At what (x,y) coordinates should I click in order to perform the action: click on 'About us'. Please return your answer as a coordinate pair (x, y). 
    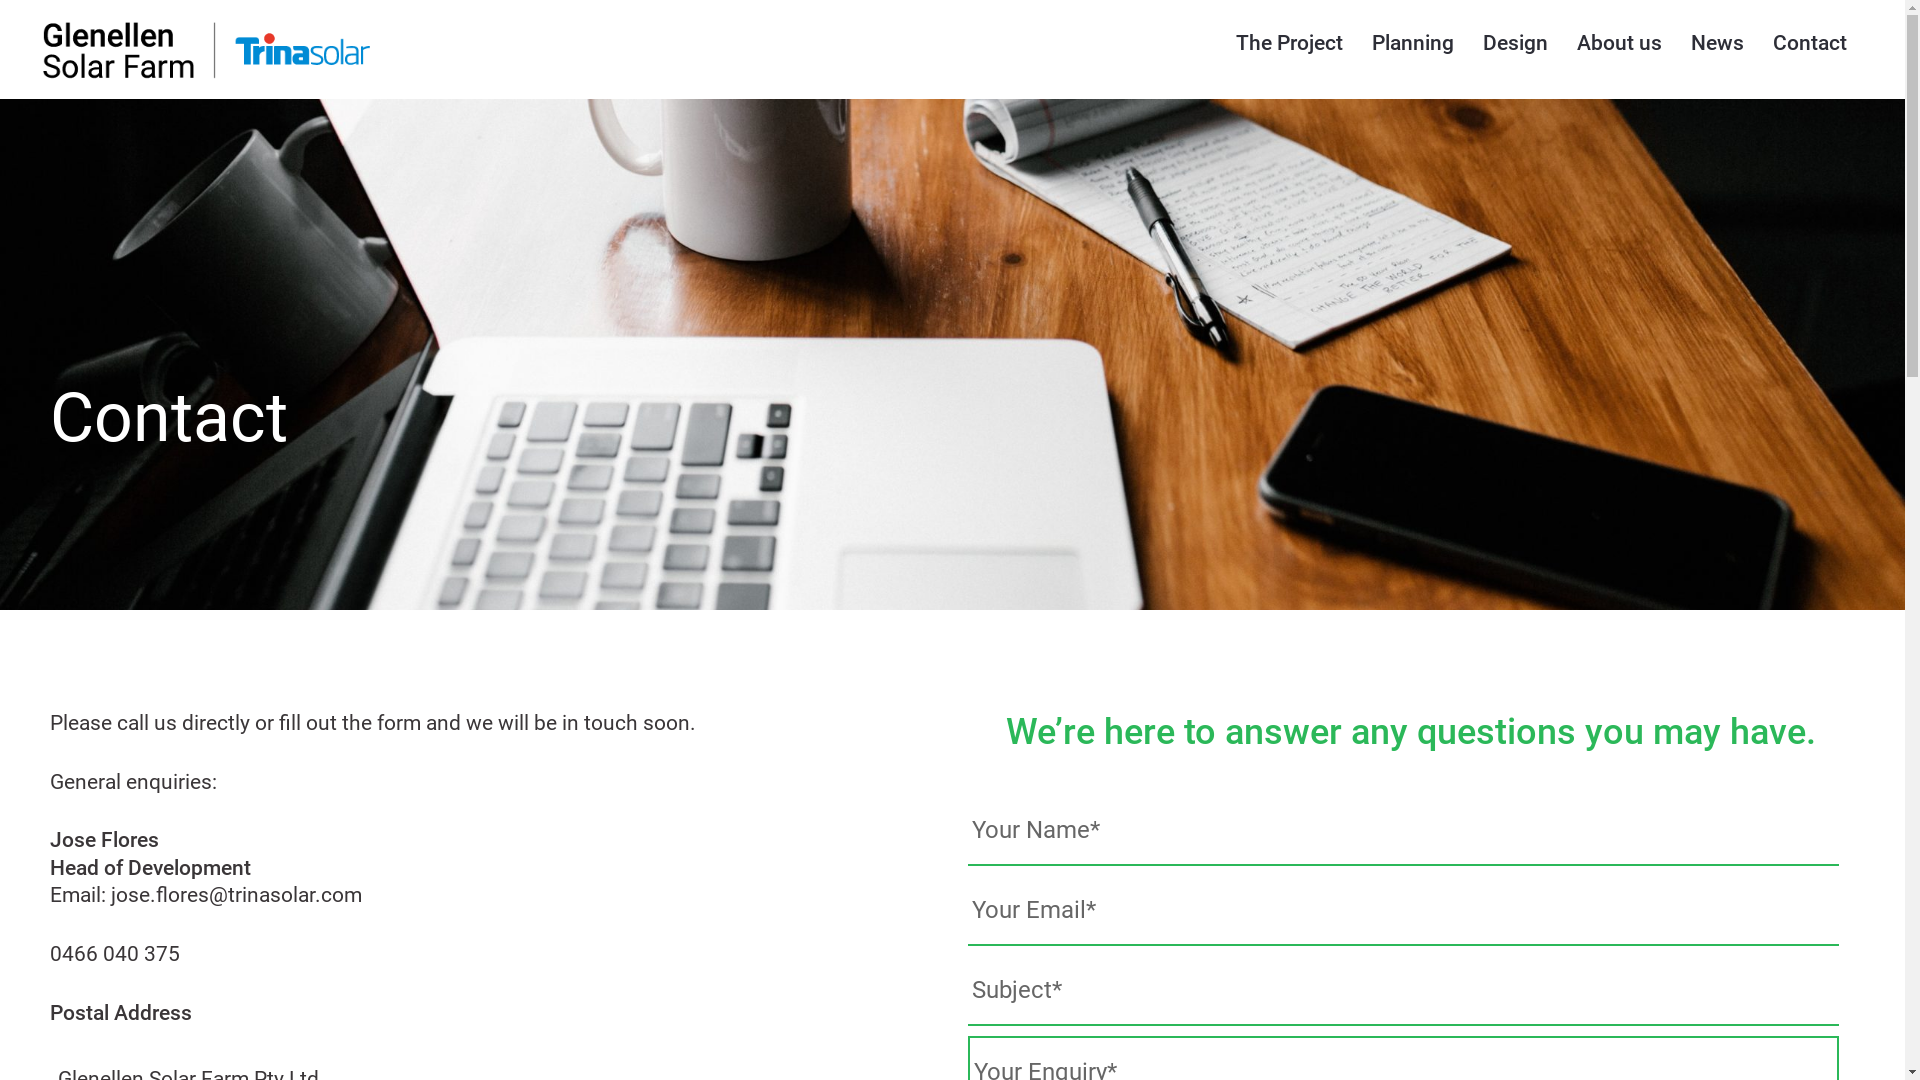
    Looking at the image, I should click on (1619, 42).